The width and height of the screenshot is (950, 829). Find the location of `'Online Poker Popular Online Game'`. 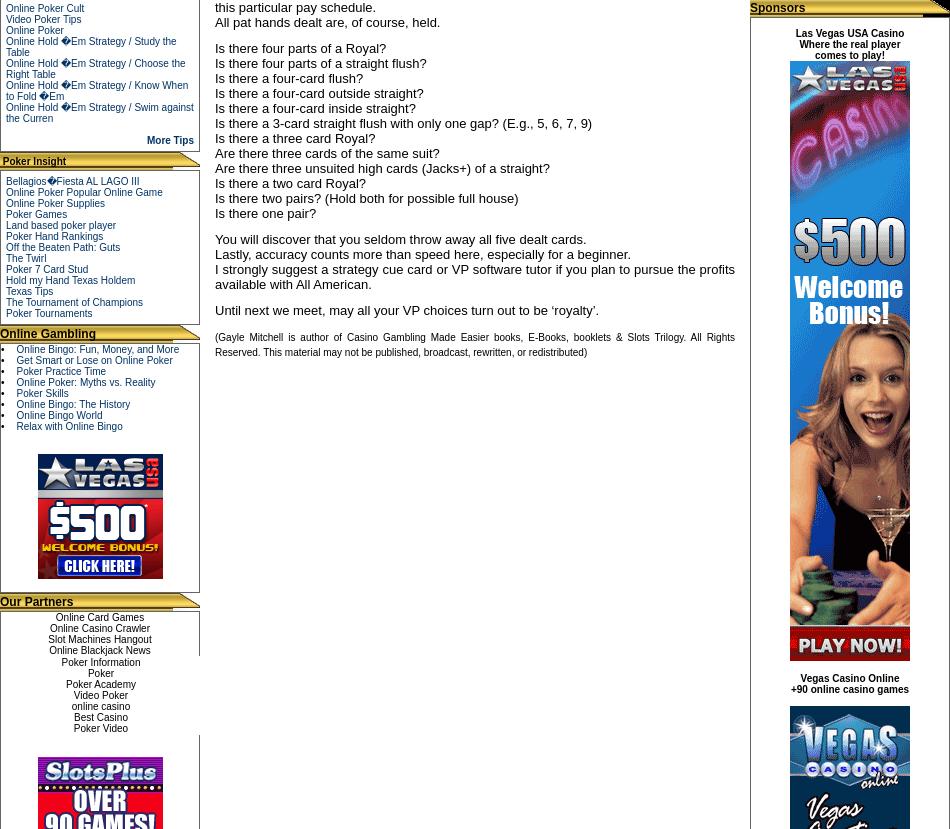

'Online Poker Popular Online Game' is located at coordinates (83, 191).